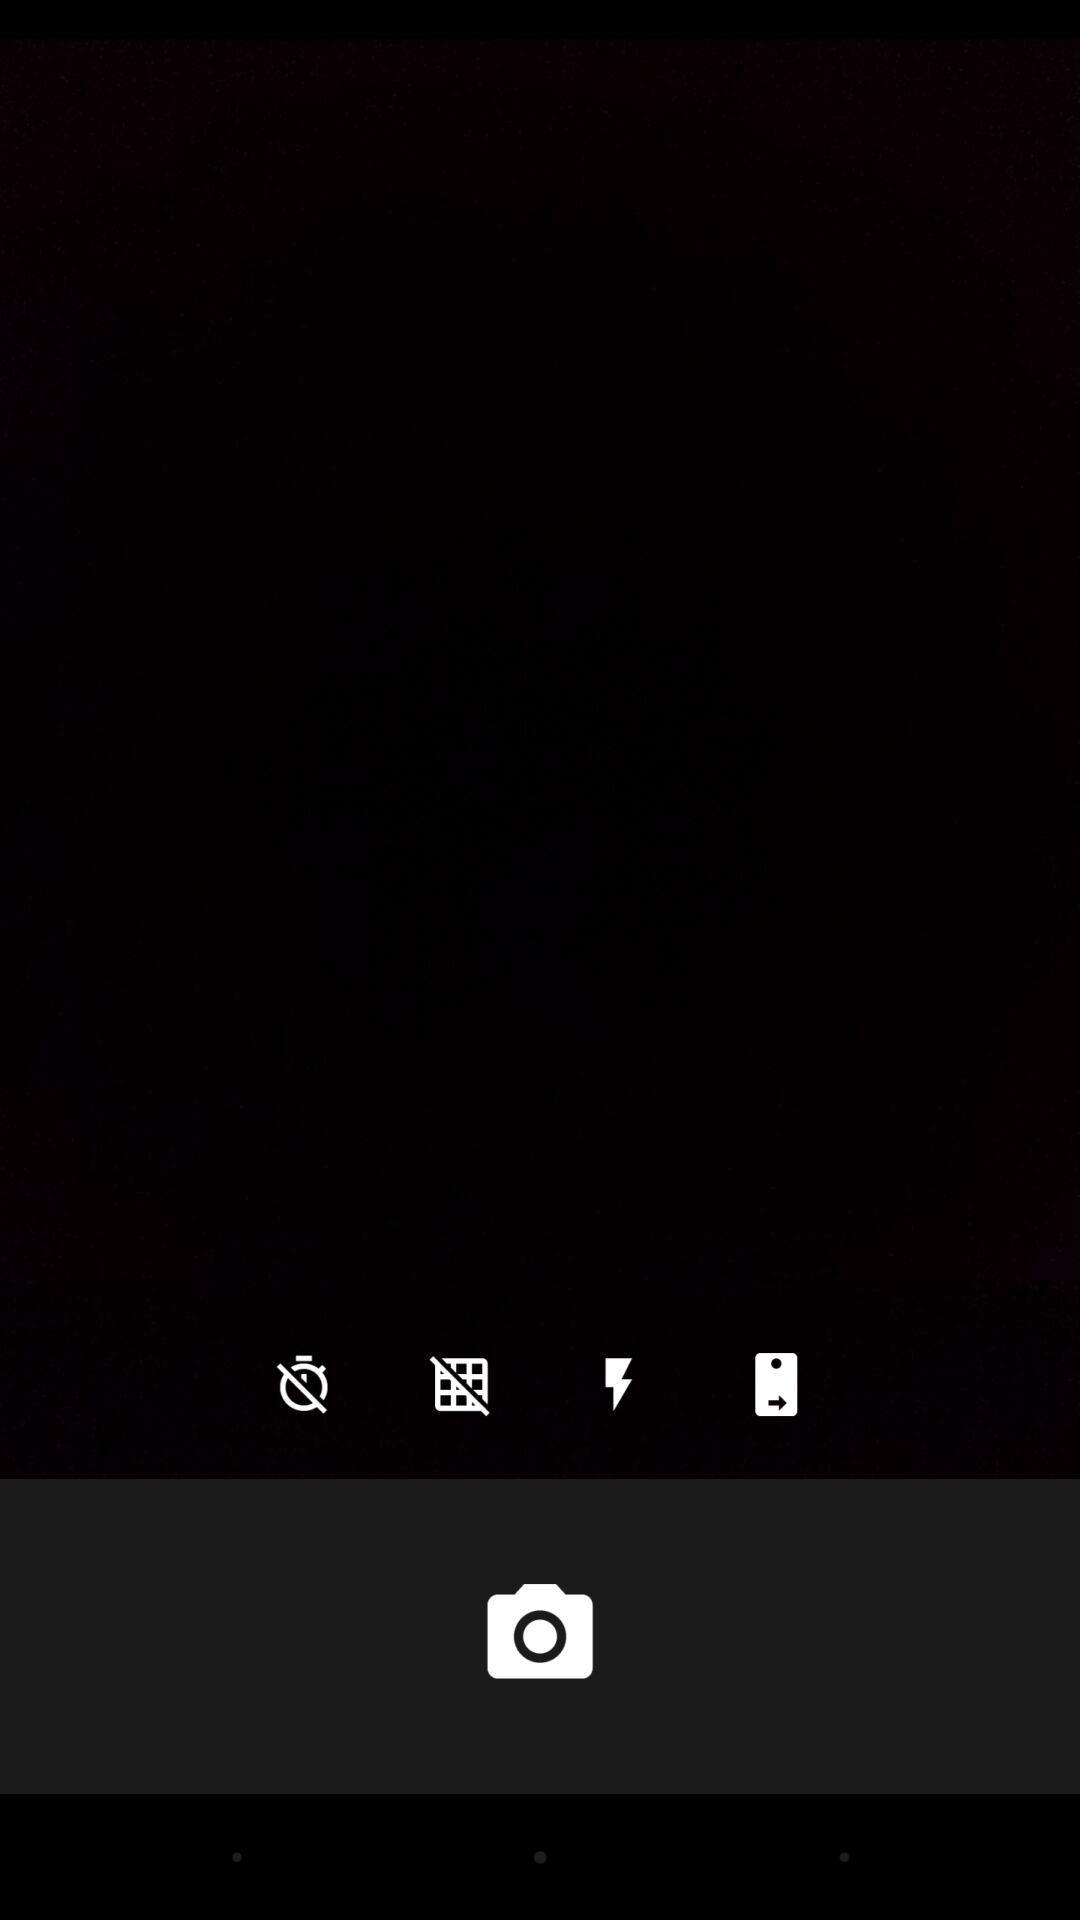 The width and height of the screenshot is (1080, 1920). I want to click on the time icon, so click(303, 1383).